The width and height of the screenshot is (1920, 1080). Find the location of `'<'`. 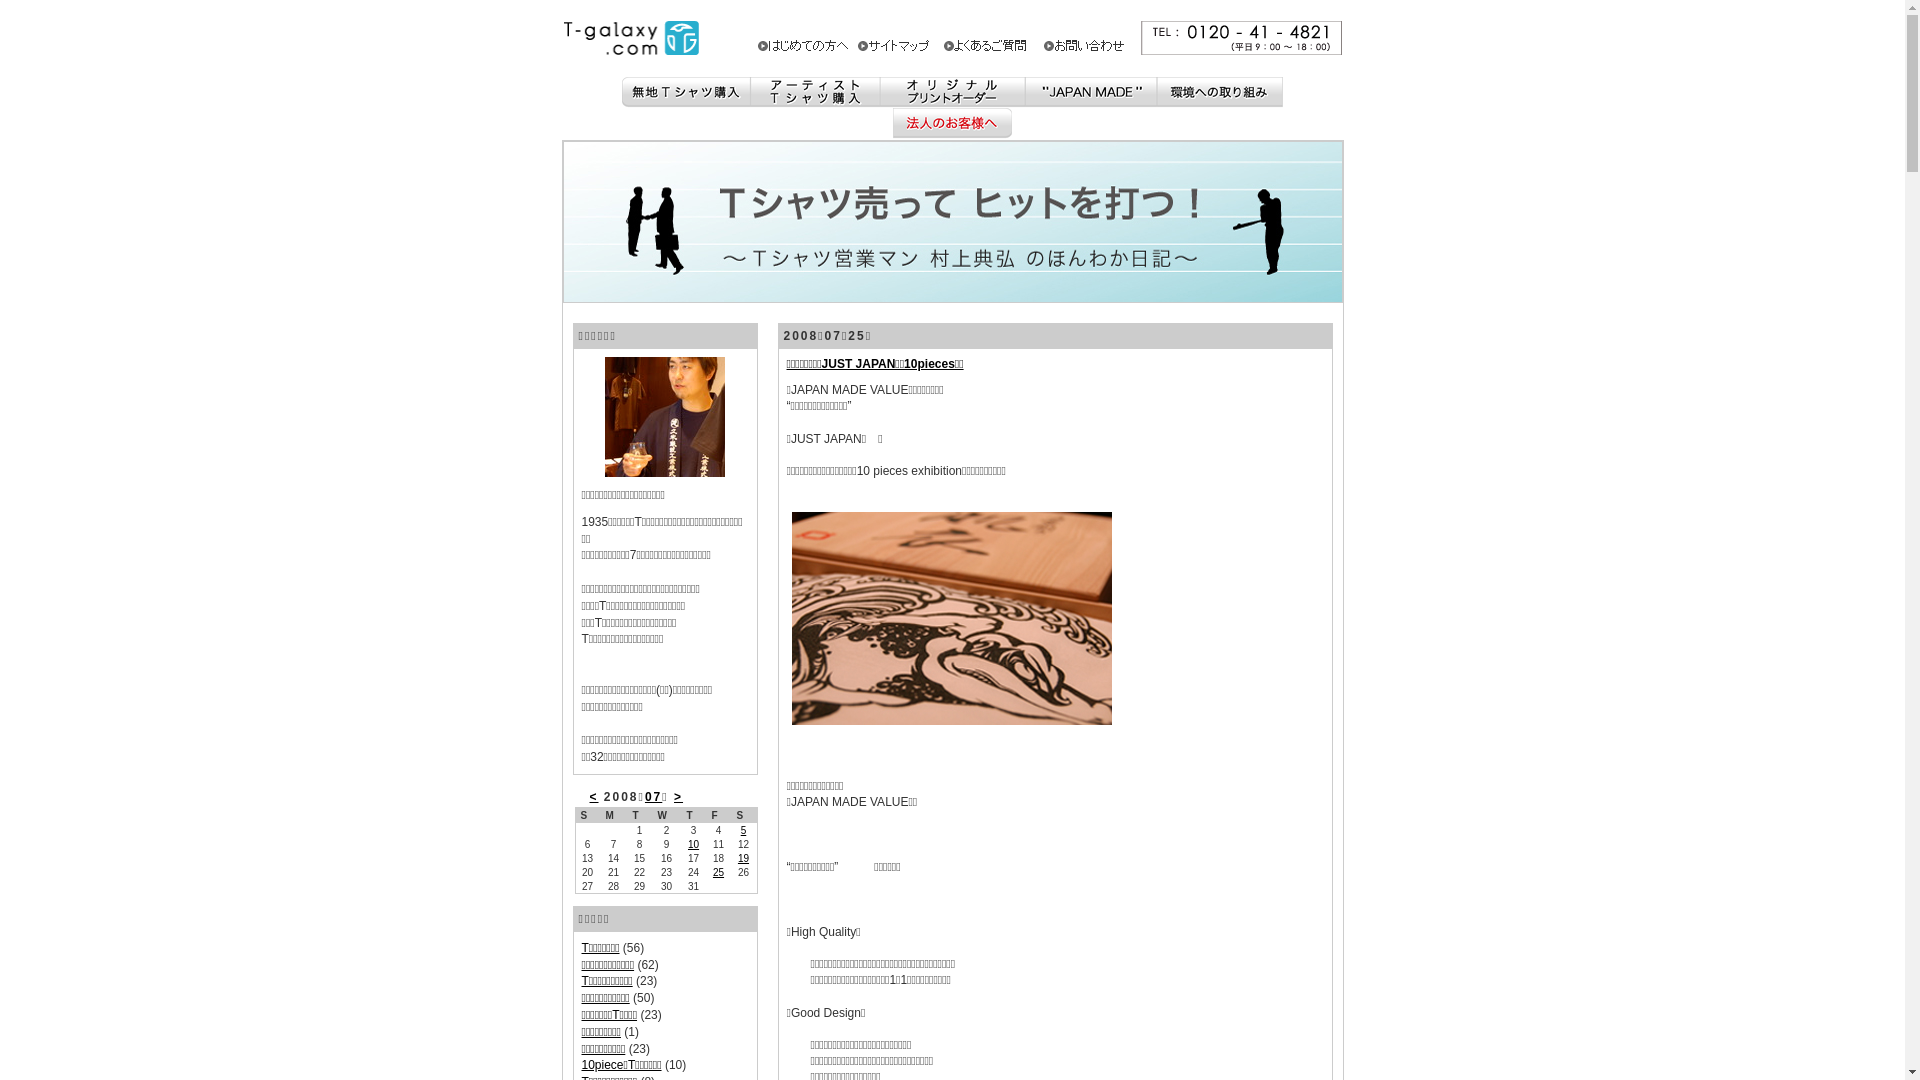

'<' is located at coordinates (593, 796).